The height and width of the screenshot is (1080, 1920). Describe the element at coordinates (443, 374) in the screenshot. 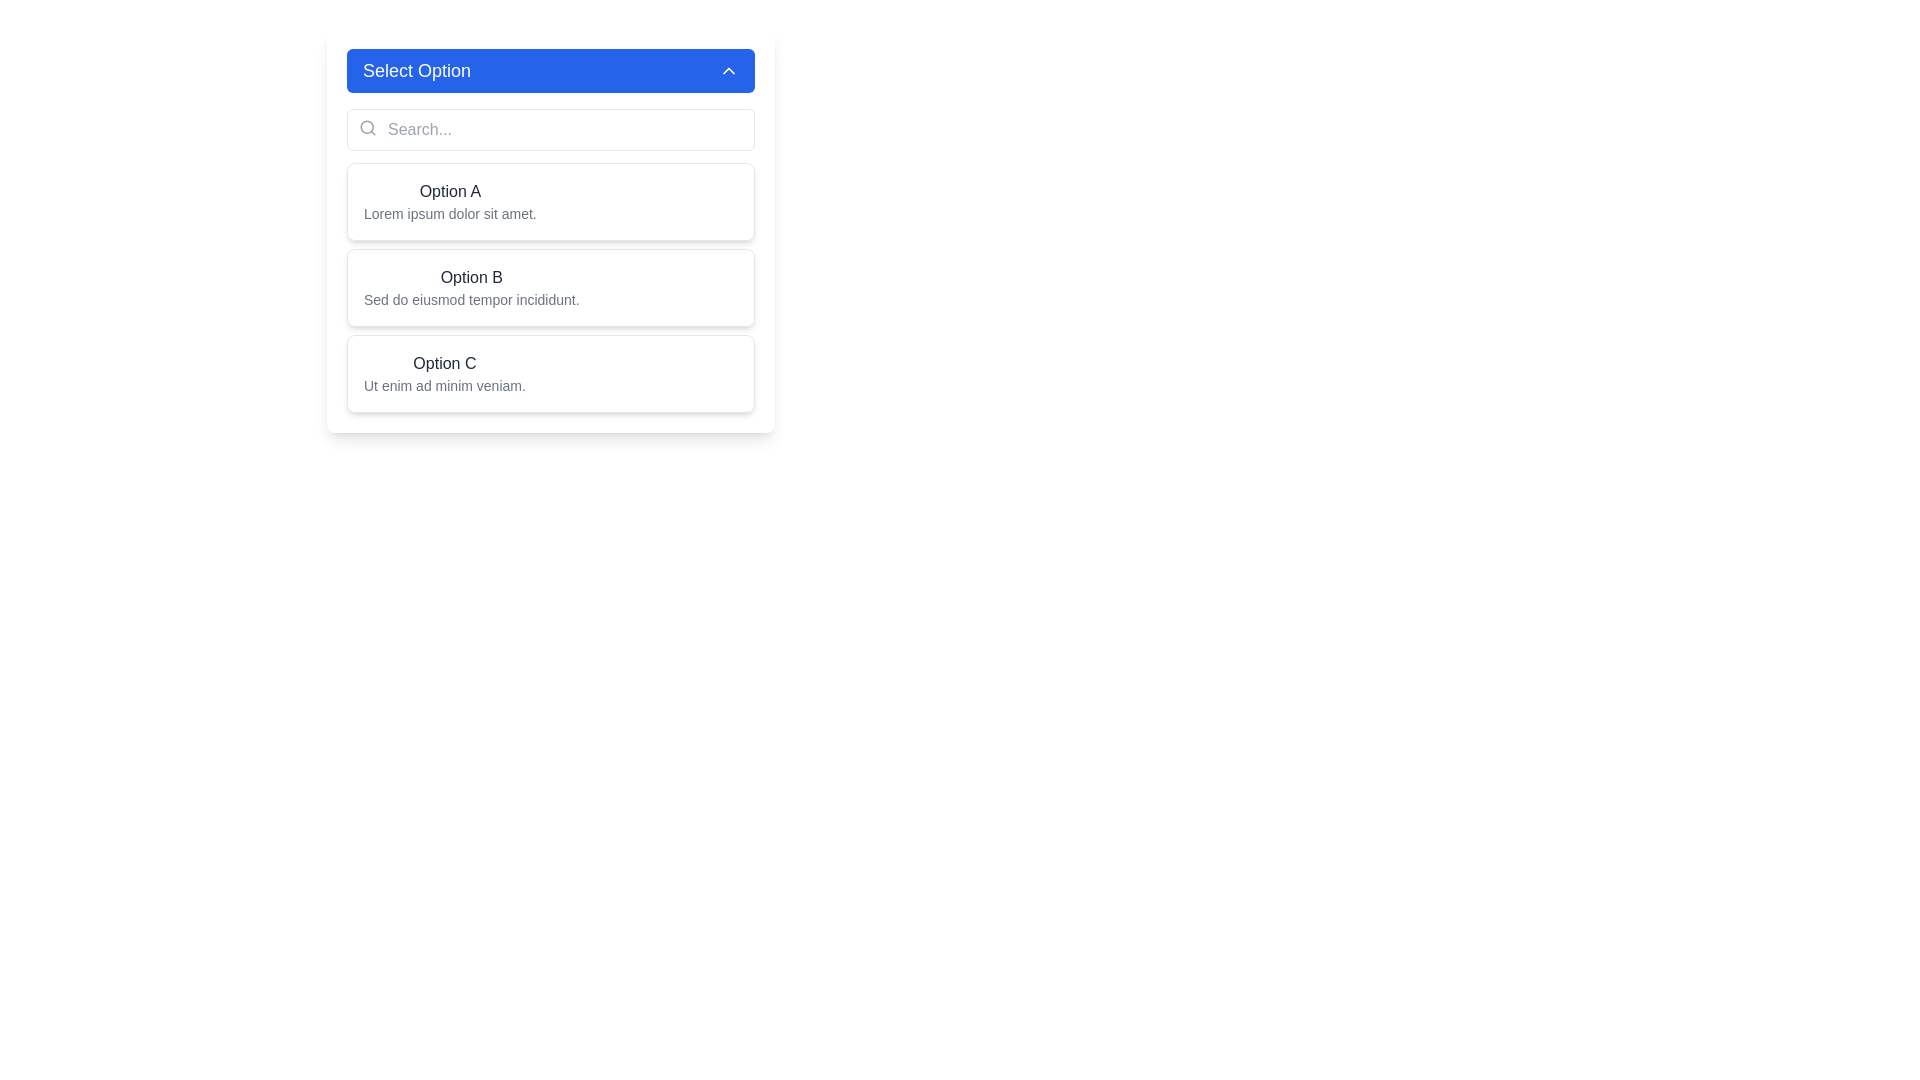

I see `the third list item titled 'Option C'` at that location.